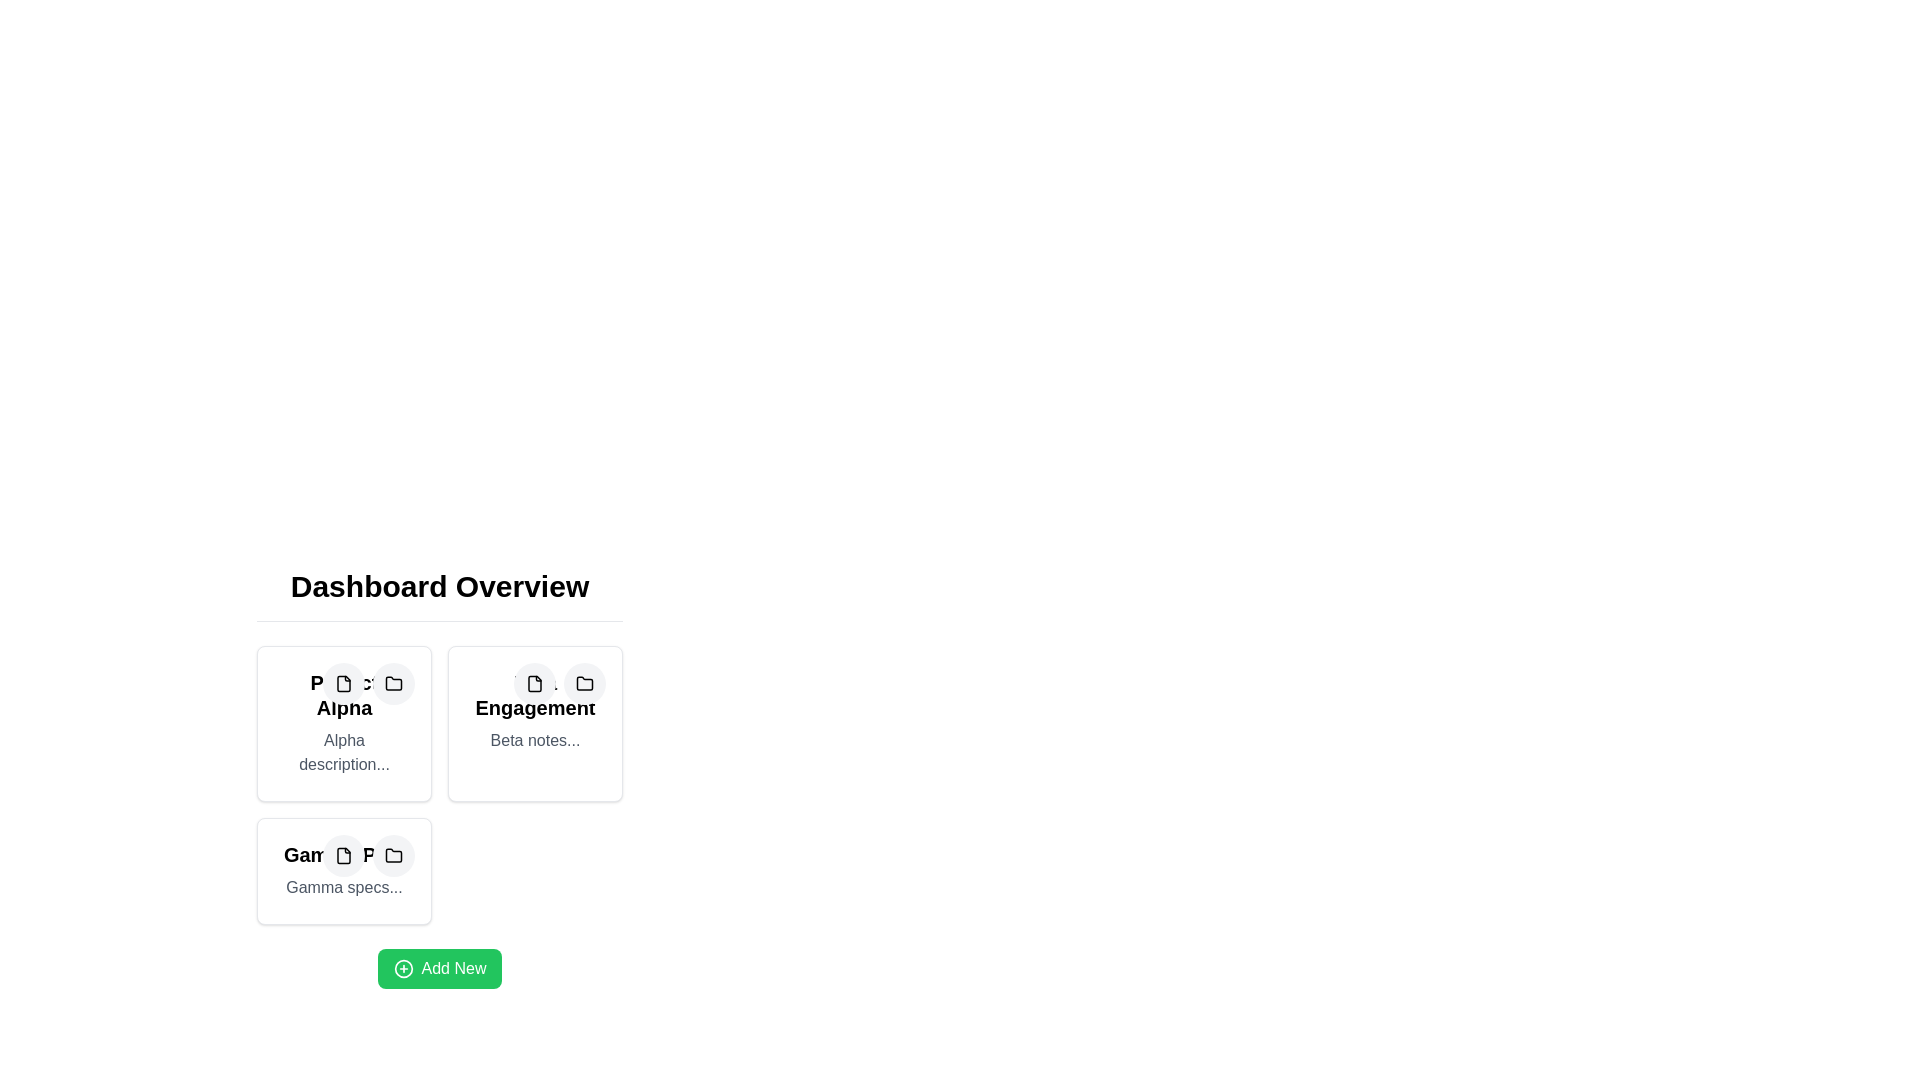  I want to click on the folder icon button located in the third card of a 2x2 grid layout at the top of the card, so click(393, 855).